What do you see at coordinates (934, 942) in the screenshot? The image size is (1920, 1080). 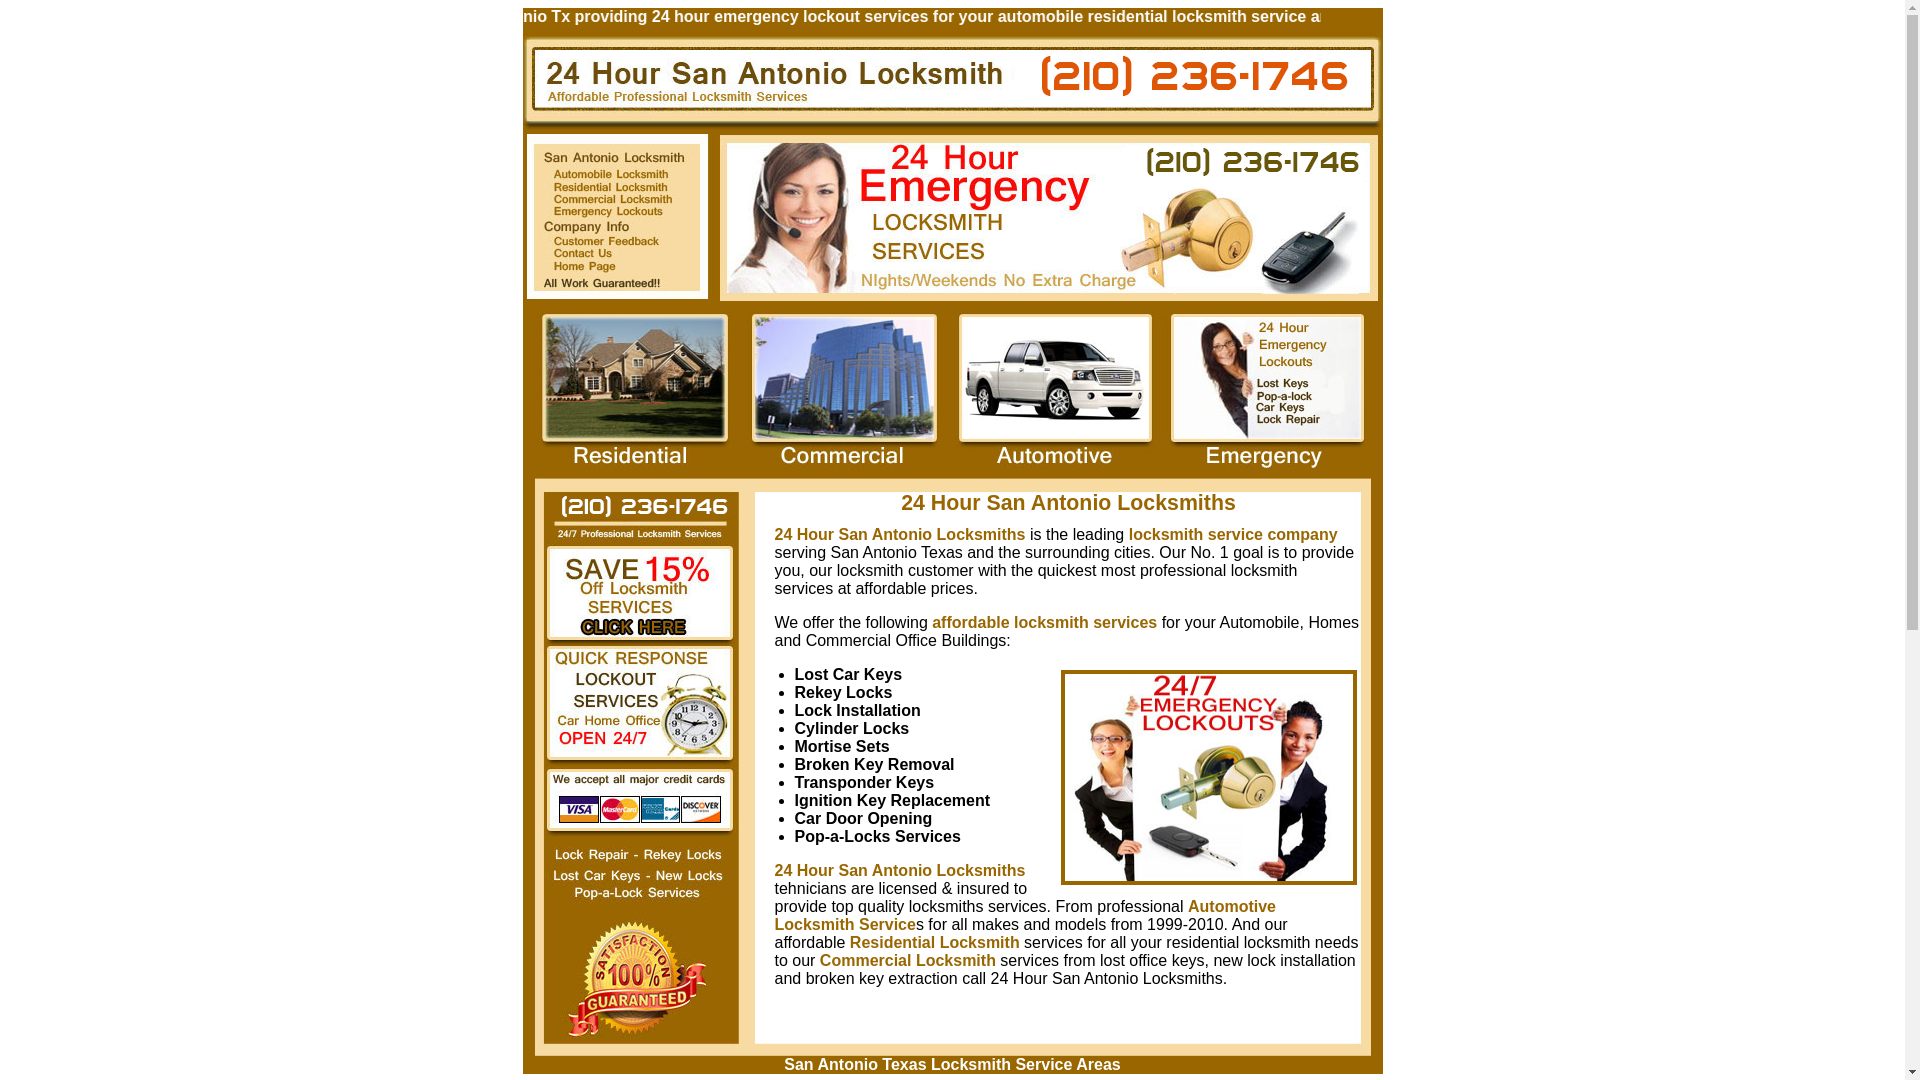 I see `'Residential Locksmith'` at bounding box center [934, 942].